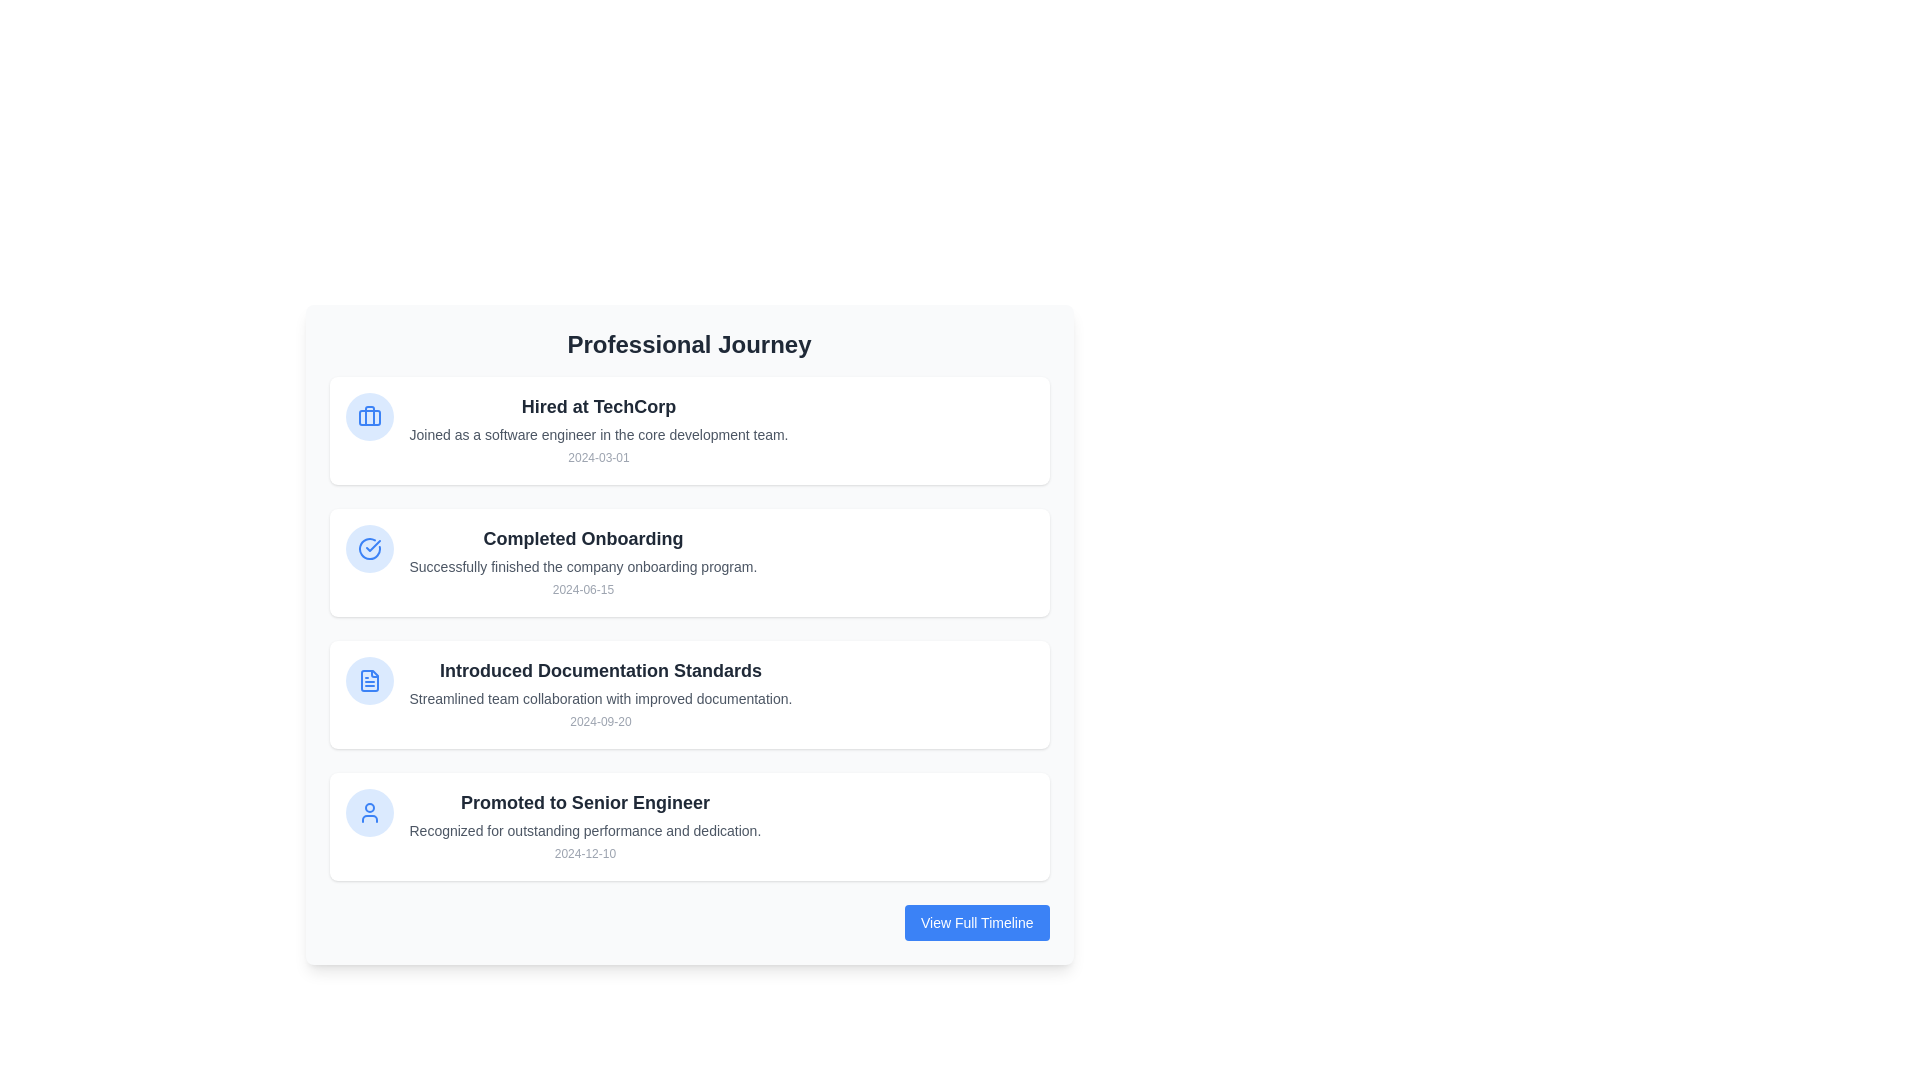 The image size is (1920, 1080). Describe the element at coordinates (369, 548) in the screenshot. I see `circular icon with a blue outline and a check mark inside, located in the second row of the 'Professional Journey' list, for additional information` at that location.